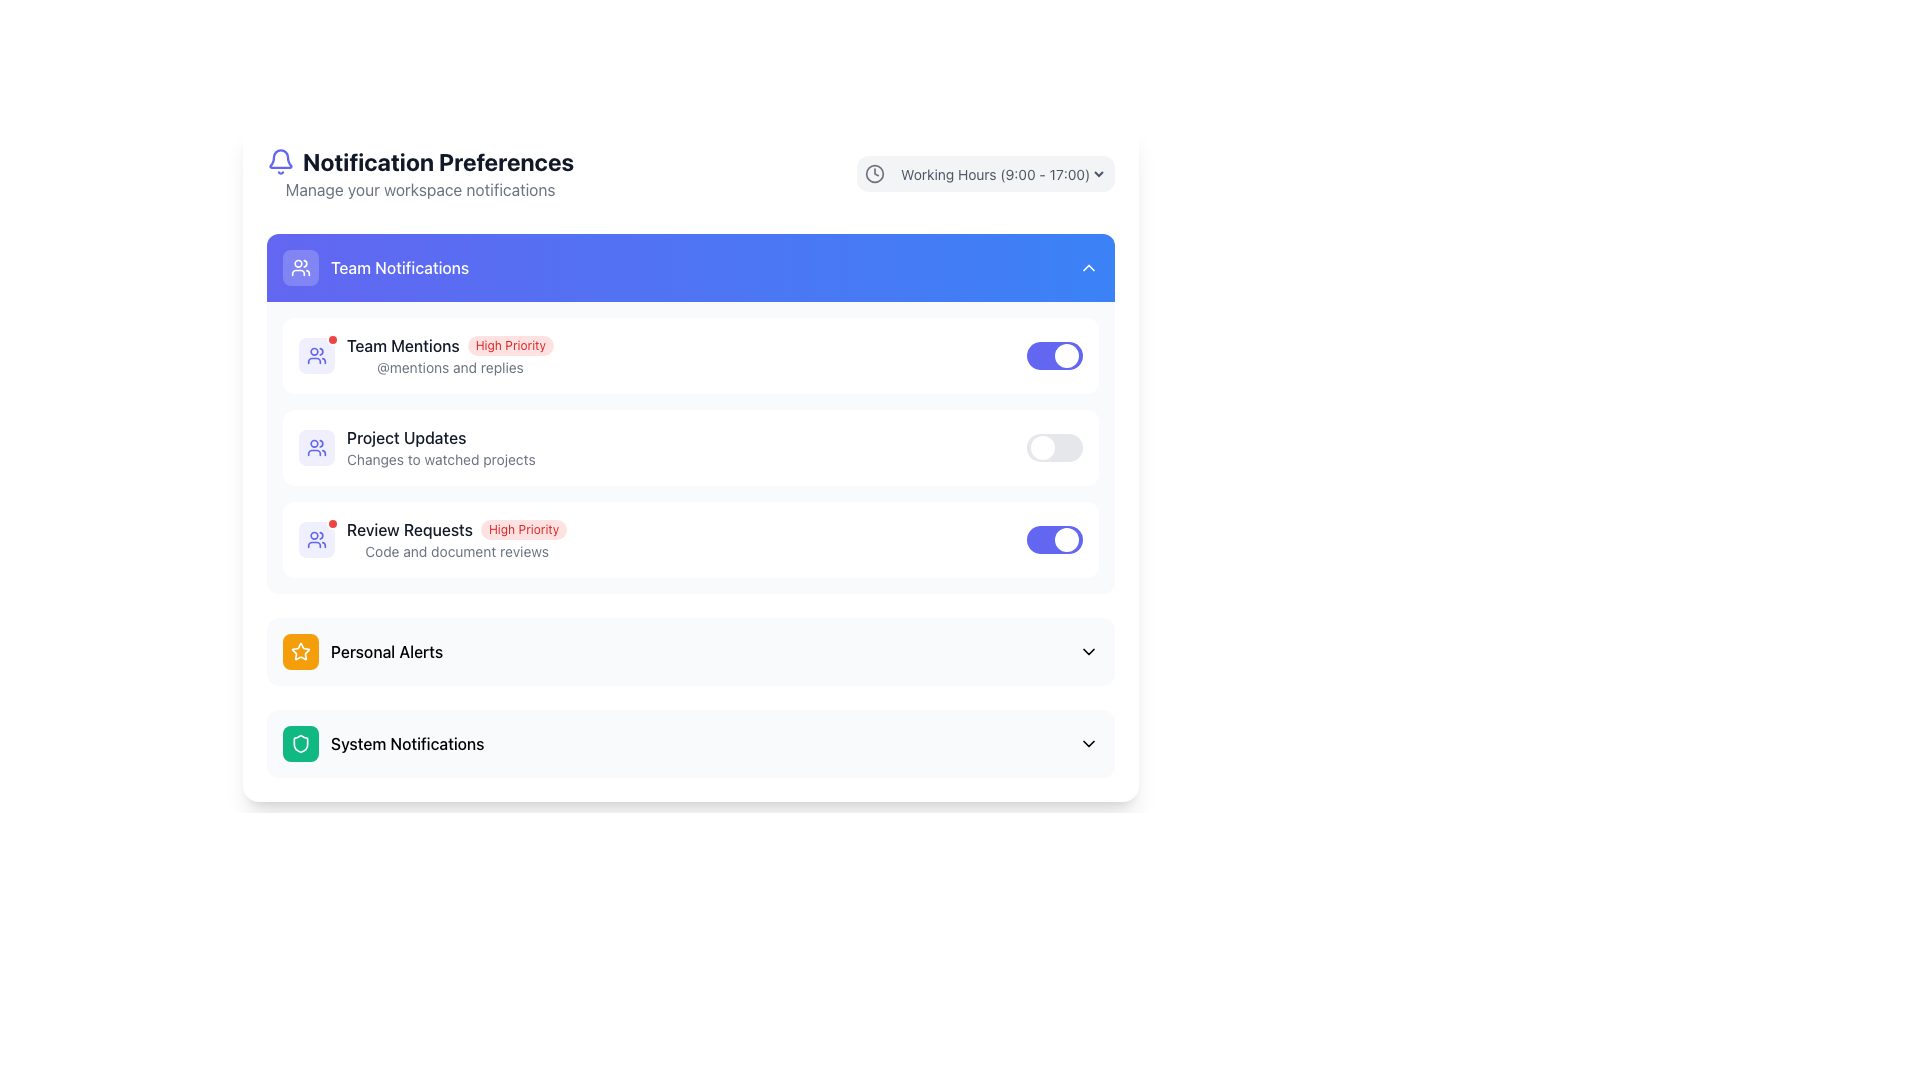  What do you see at coordinates (431, 540) in the screenshot?
I see `the list item labeled 'Review Requests' which includes a 'High Priority' badge and a group symbol icon` at bounding box center [431, 540].